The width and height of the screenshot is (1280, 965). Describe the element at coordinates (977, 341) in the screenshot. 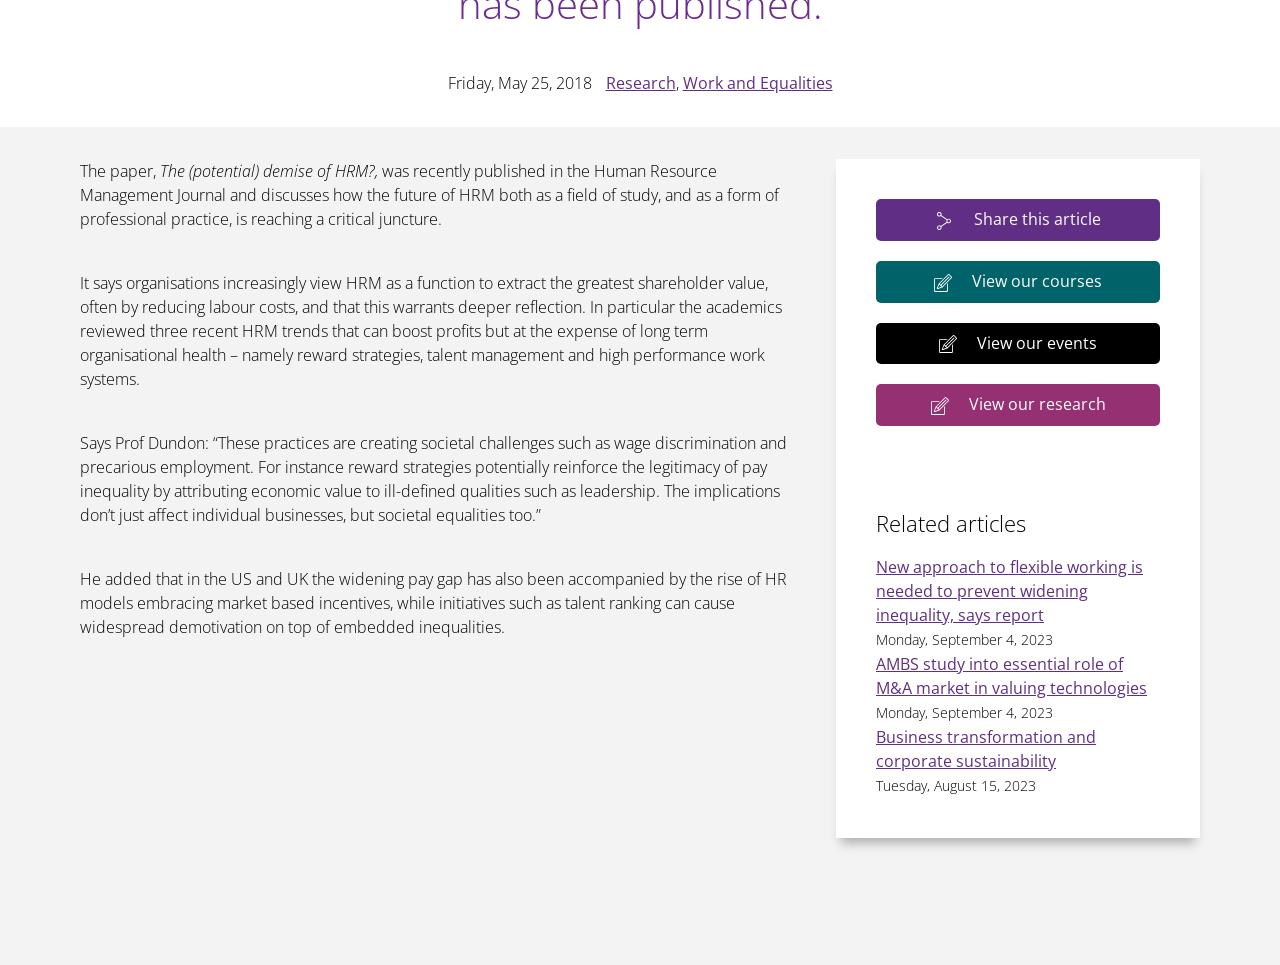

I see `'View our events'` at that location.